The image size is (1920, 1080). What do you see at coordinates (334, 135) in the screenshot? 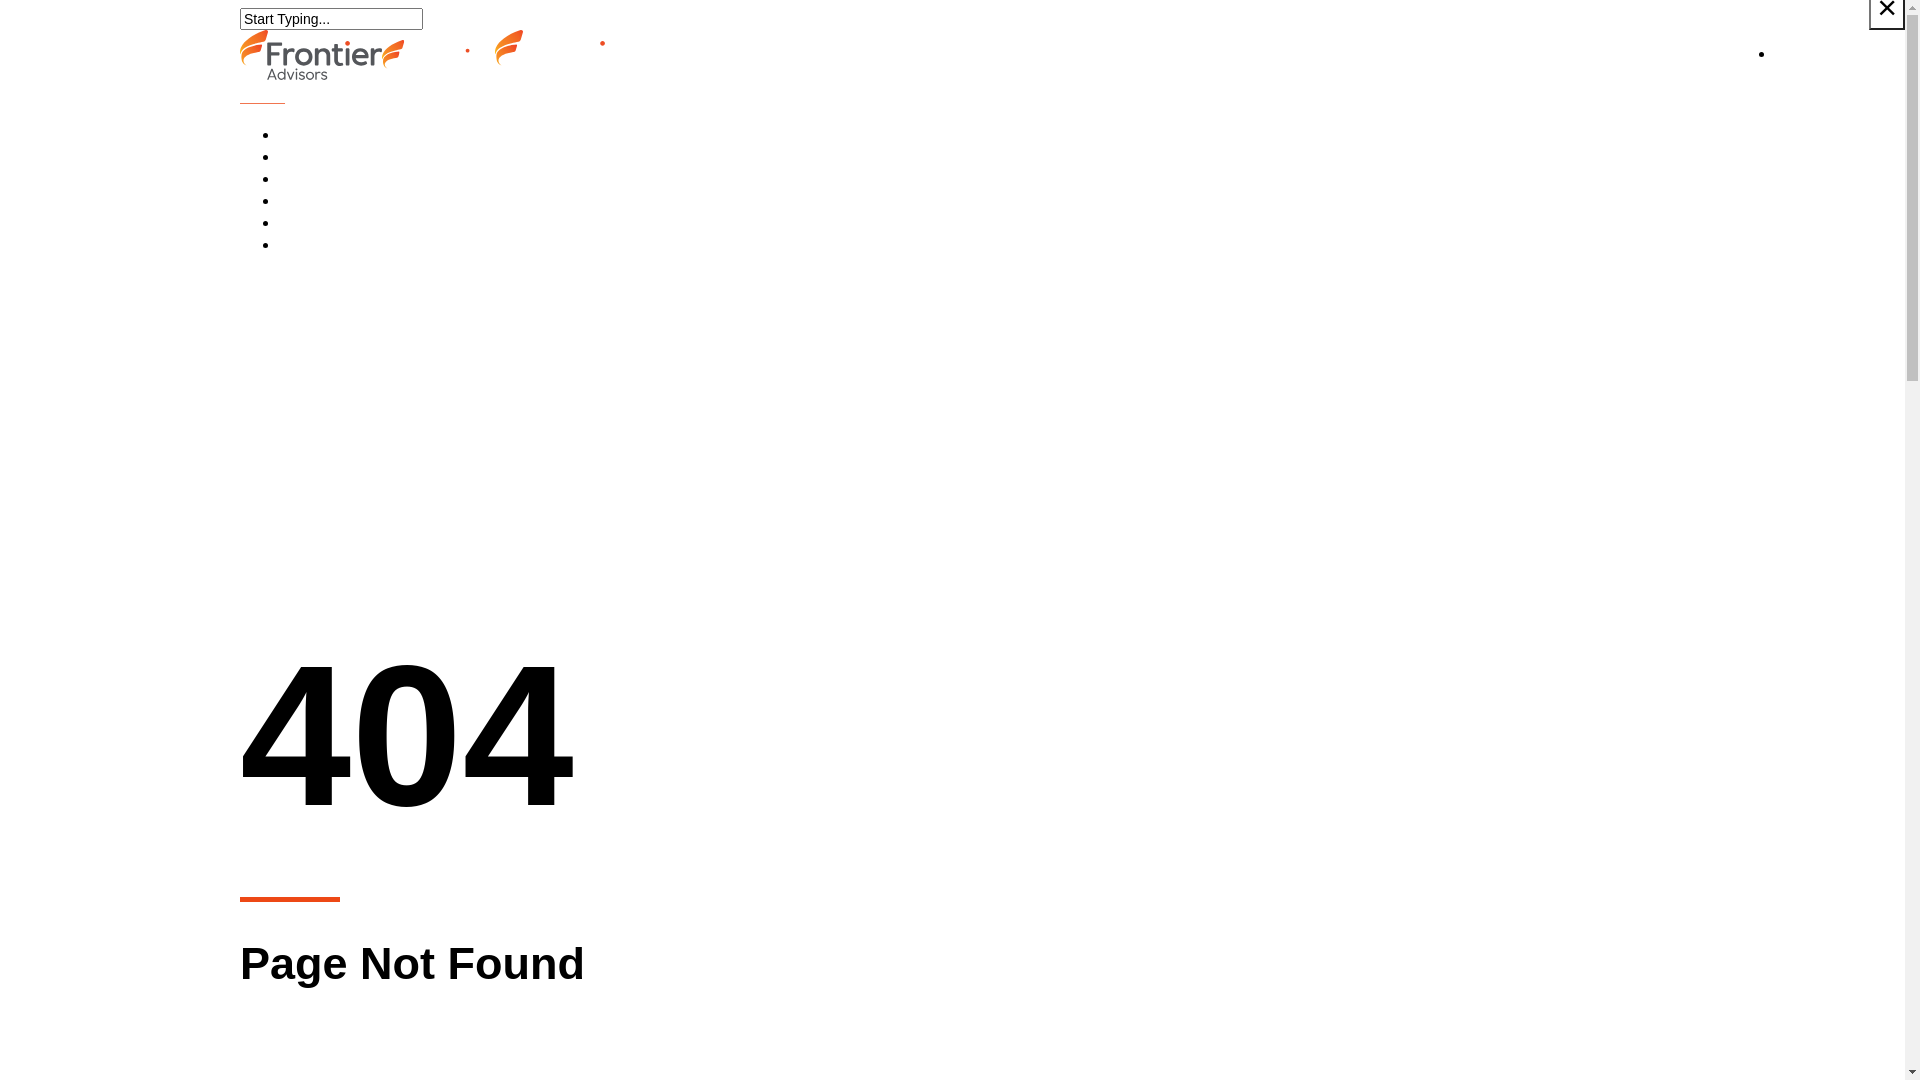
I see `'Services'` at bounding box center [334, 135].